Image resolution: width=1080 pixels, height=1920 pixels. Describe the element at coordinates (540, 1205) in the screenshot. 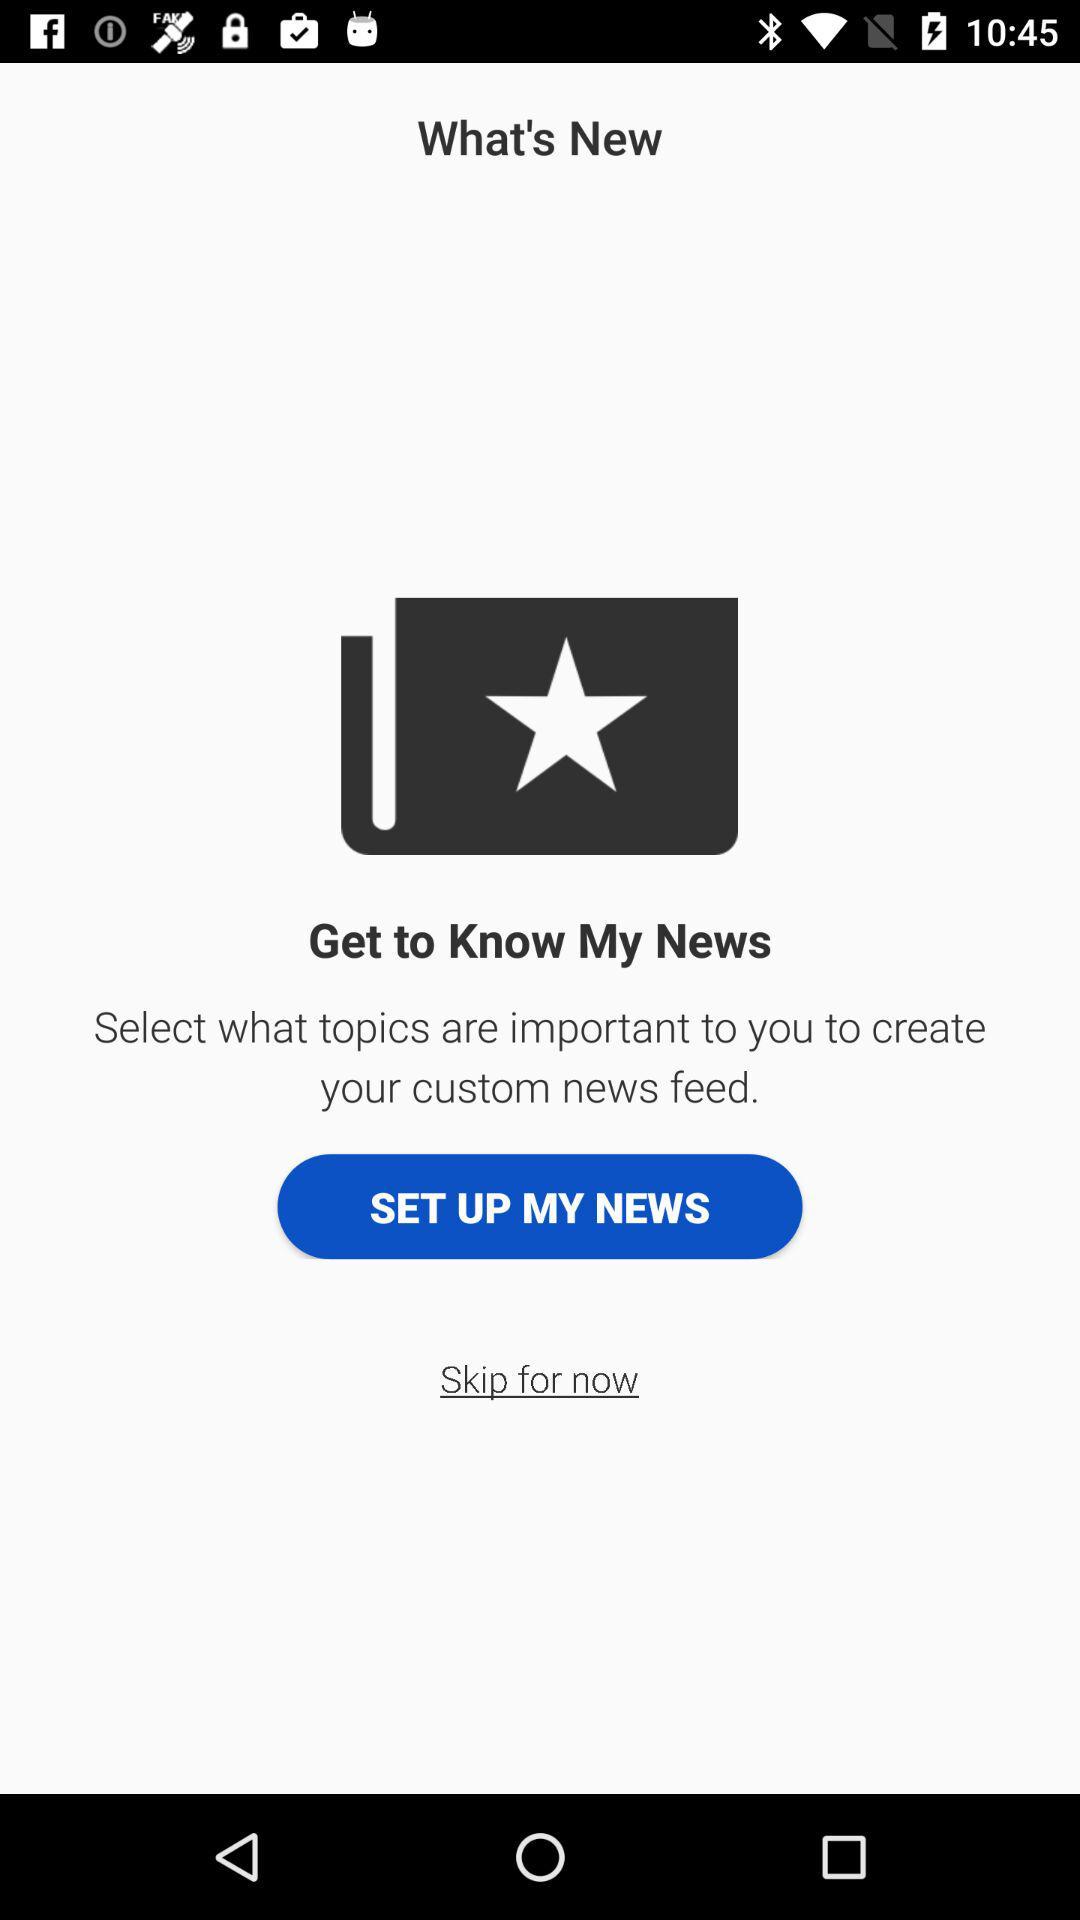

I see `the set up my` at that location.